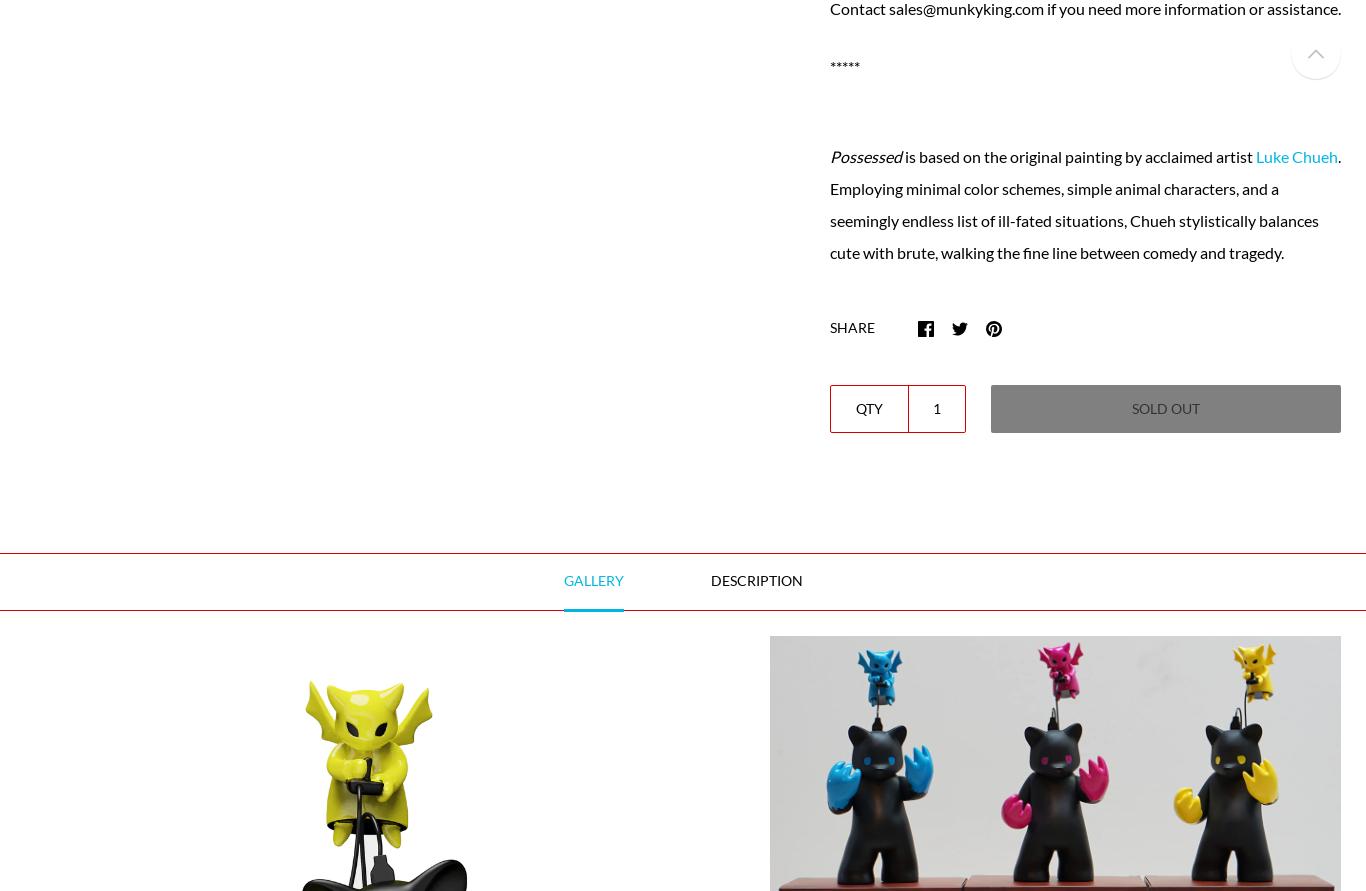  I want to click on '. Employing minimal color schemes, simple animal characters, and a seemingly endless list of ill-fated situations, Chueh stylistically balances cute with brute, walking the fine line between comedy and tragedy.', so click(1083, 203).